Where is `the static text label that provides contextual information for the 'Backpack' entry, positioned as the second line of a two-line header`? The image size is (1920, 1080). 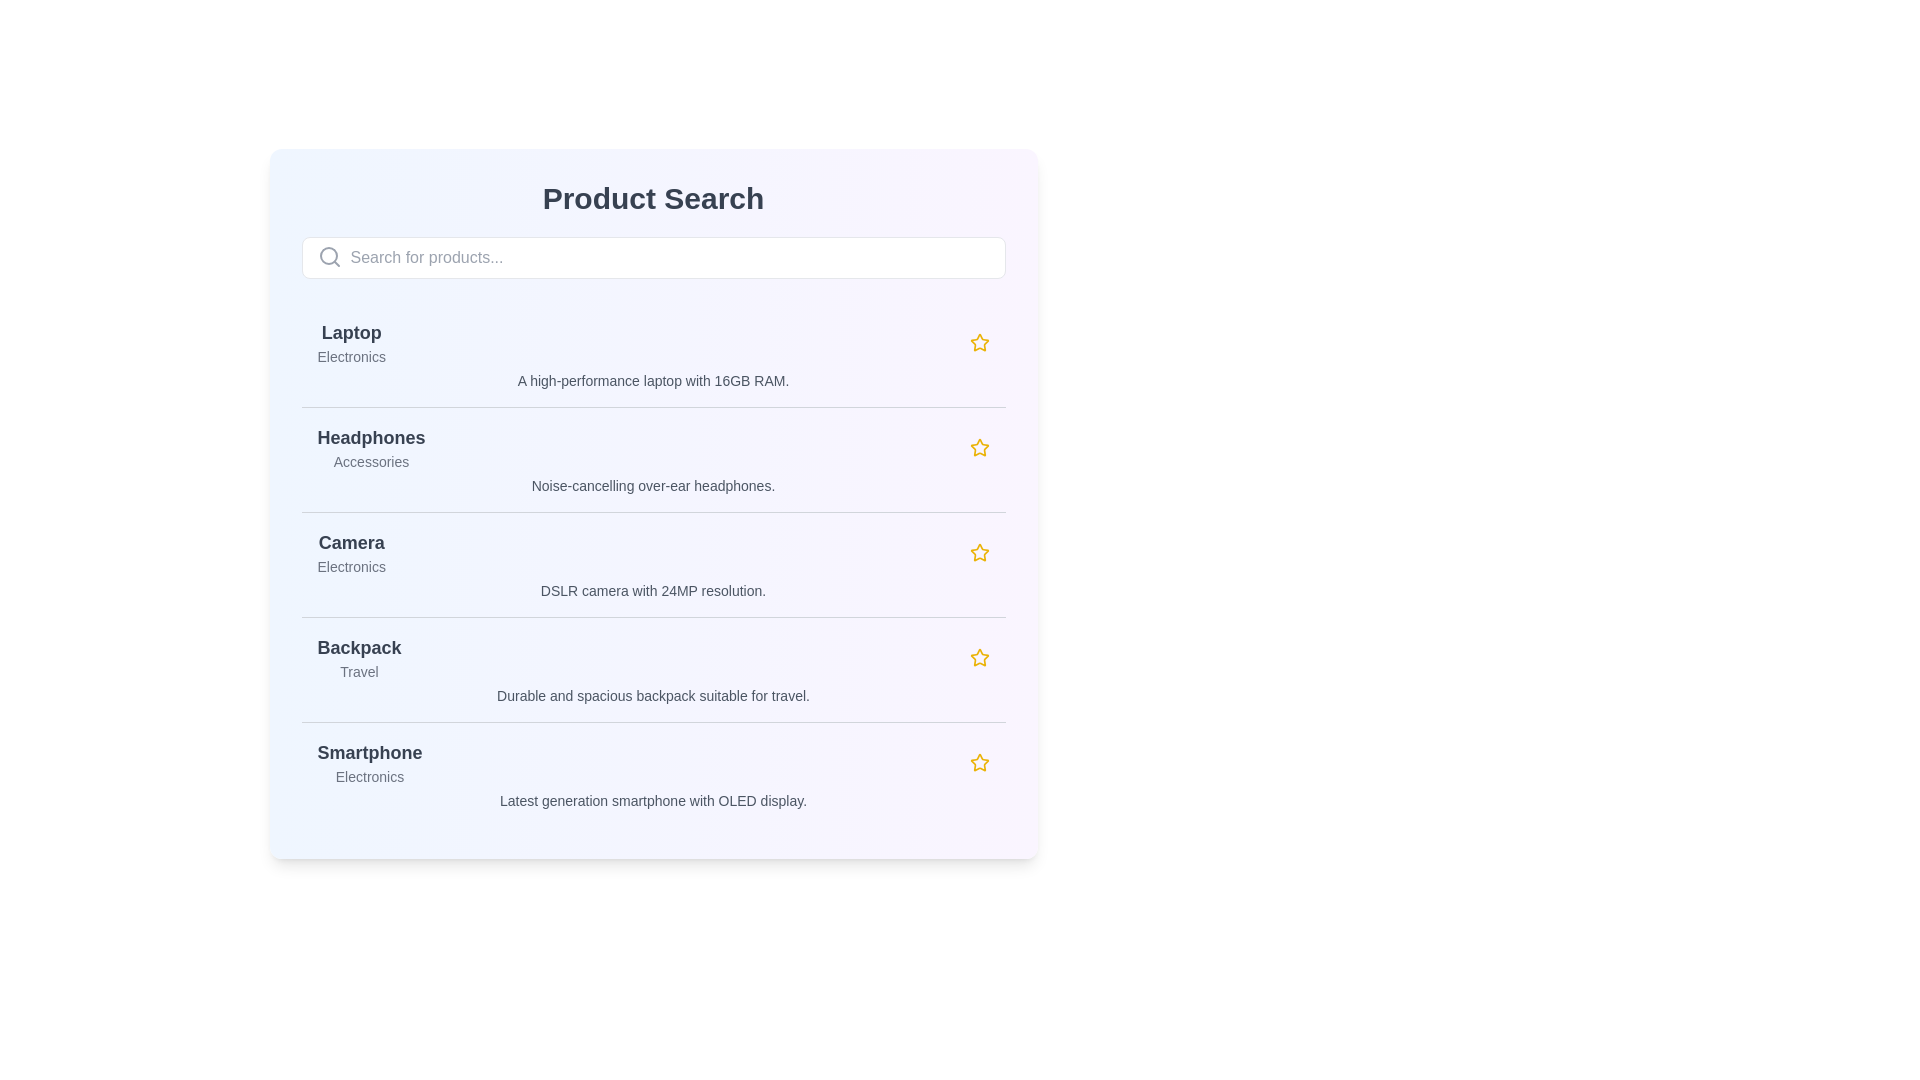 the static text label that provides contextual information for the 'Backpack' entry, positioned as the second line of a two-line header is located at coordinates (359, 671).